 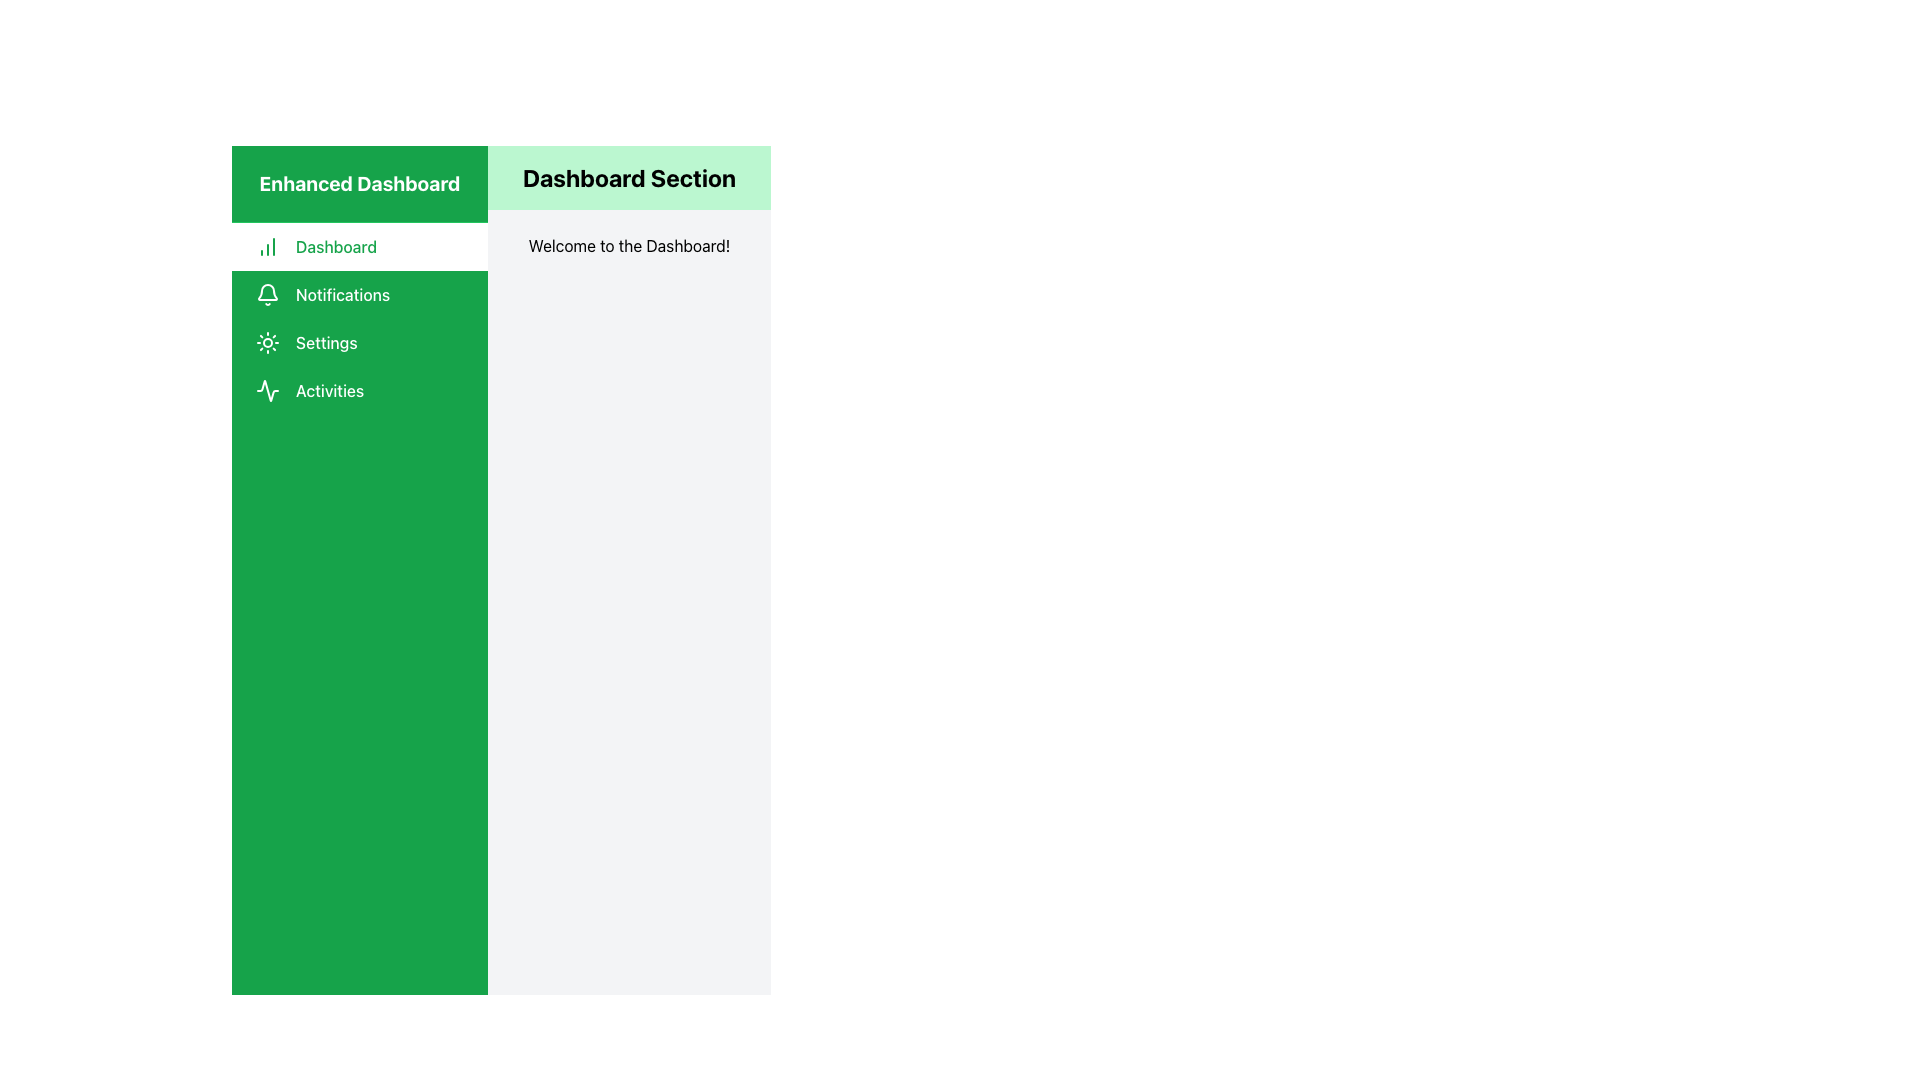 I want to click on 'Dashboard' text label, which is styled in green and located inside the vertical menu bar next to a chart icon, so click(x=336, y=245).